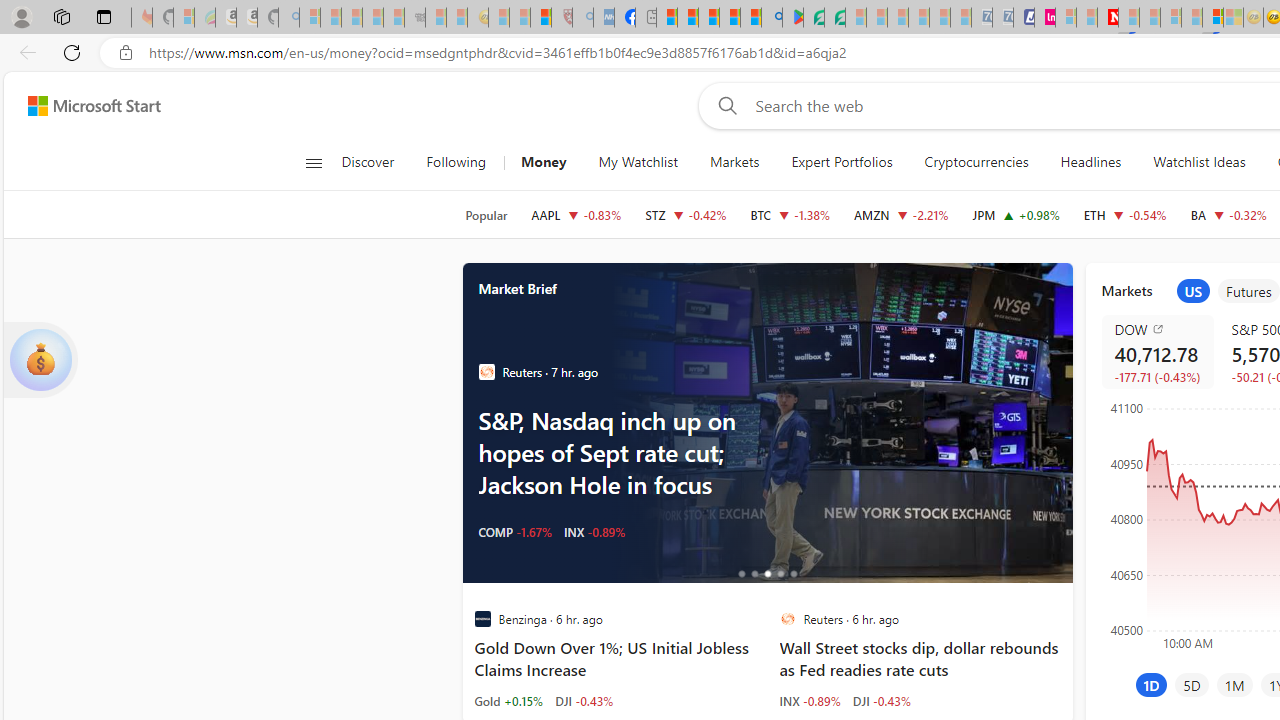  I want to click on 'Reuters', so click(786, 618).